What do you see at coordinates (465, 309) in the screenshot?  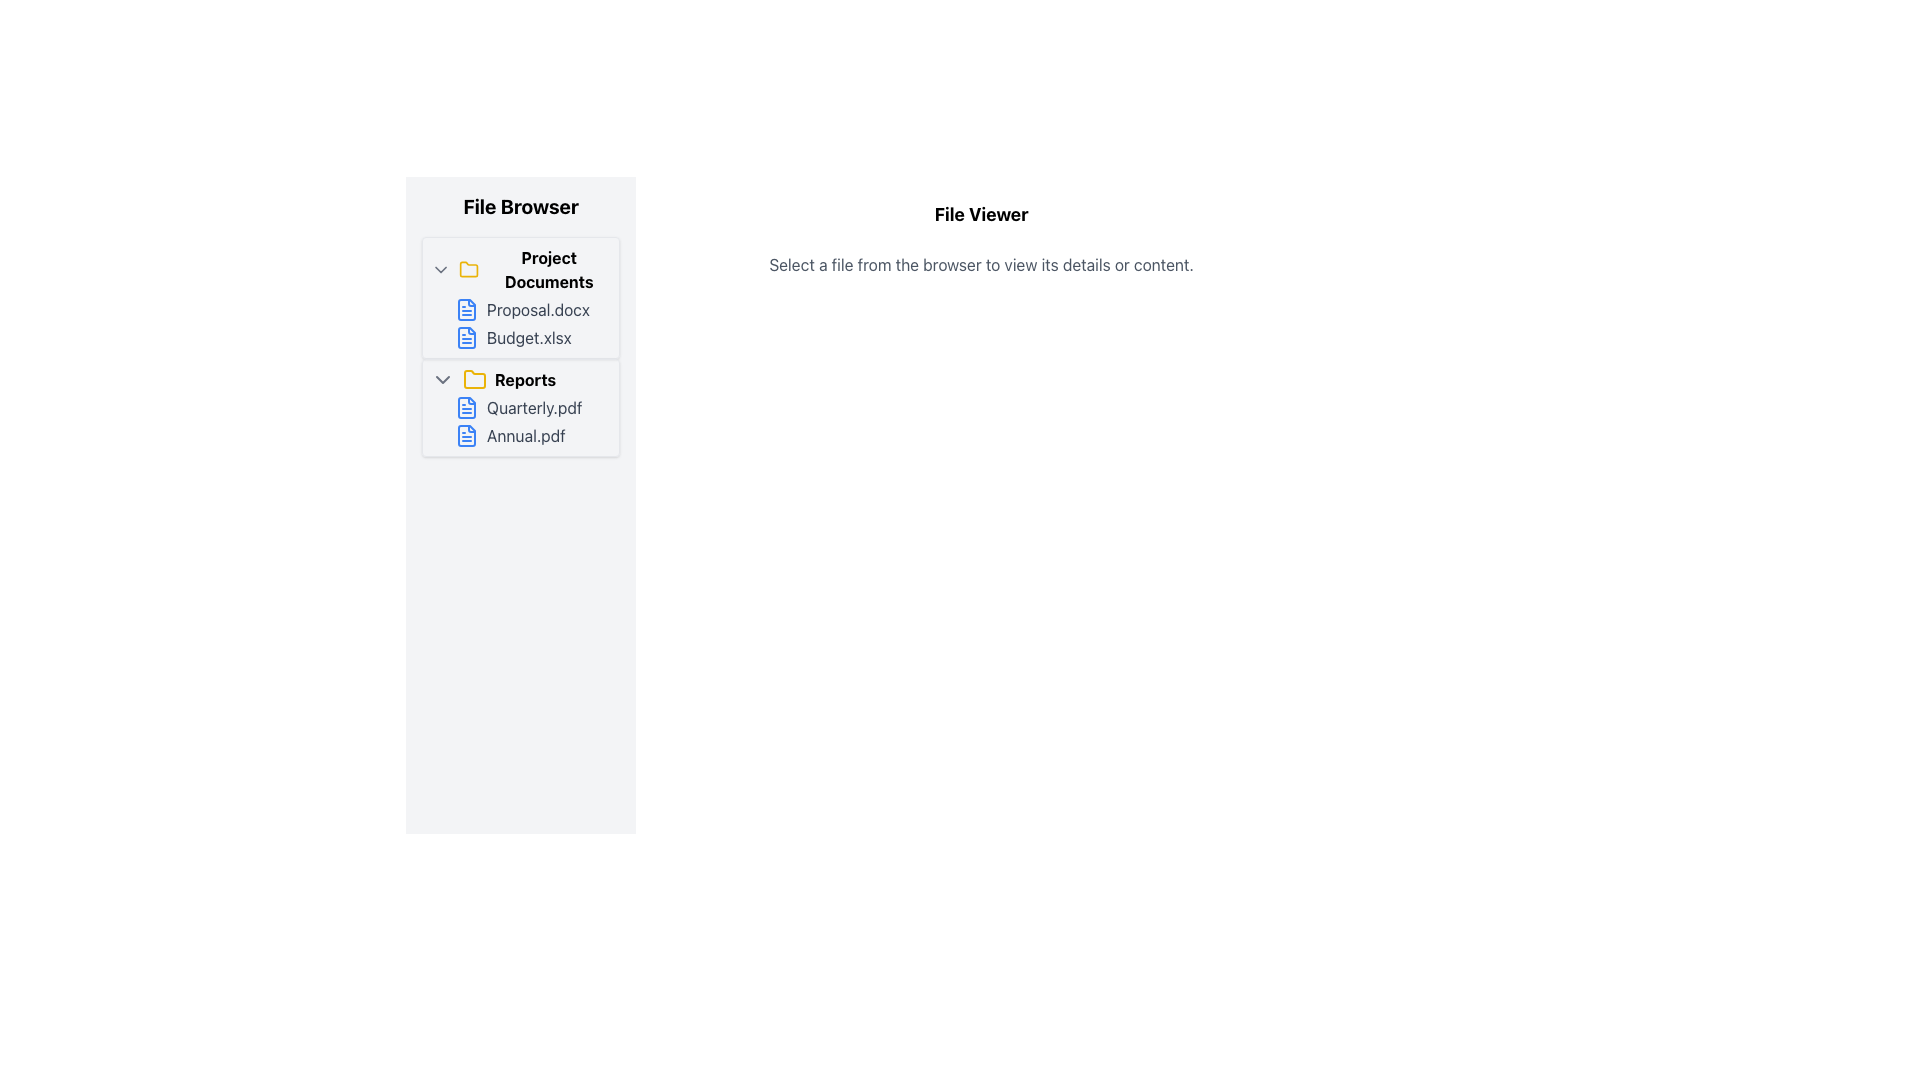 I see `the document file icon with a blue outline located to the left of the text 'Proposal.docx' in the 'File Browser' section` at bounding box center [465, 309].